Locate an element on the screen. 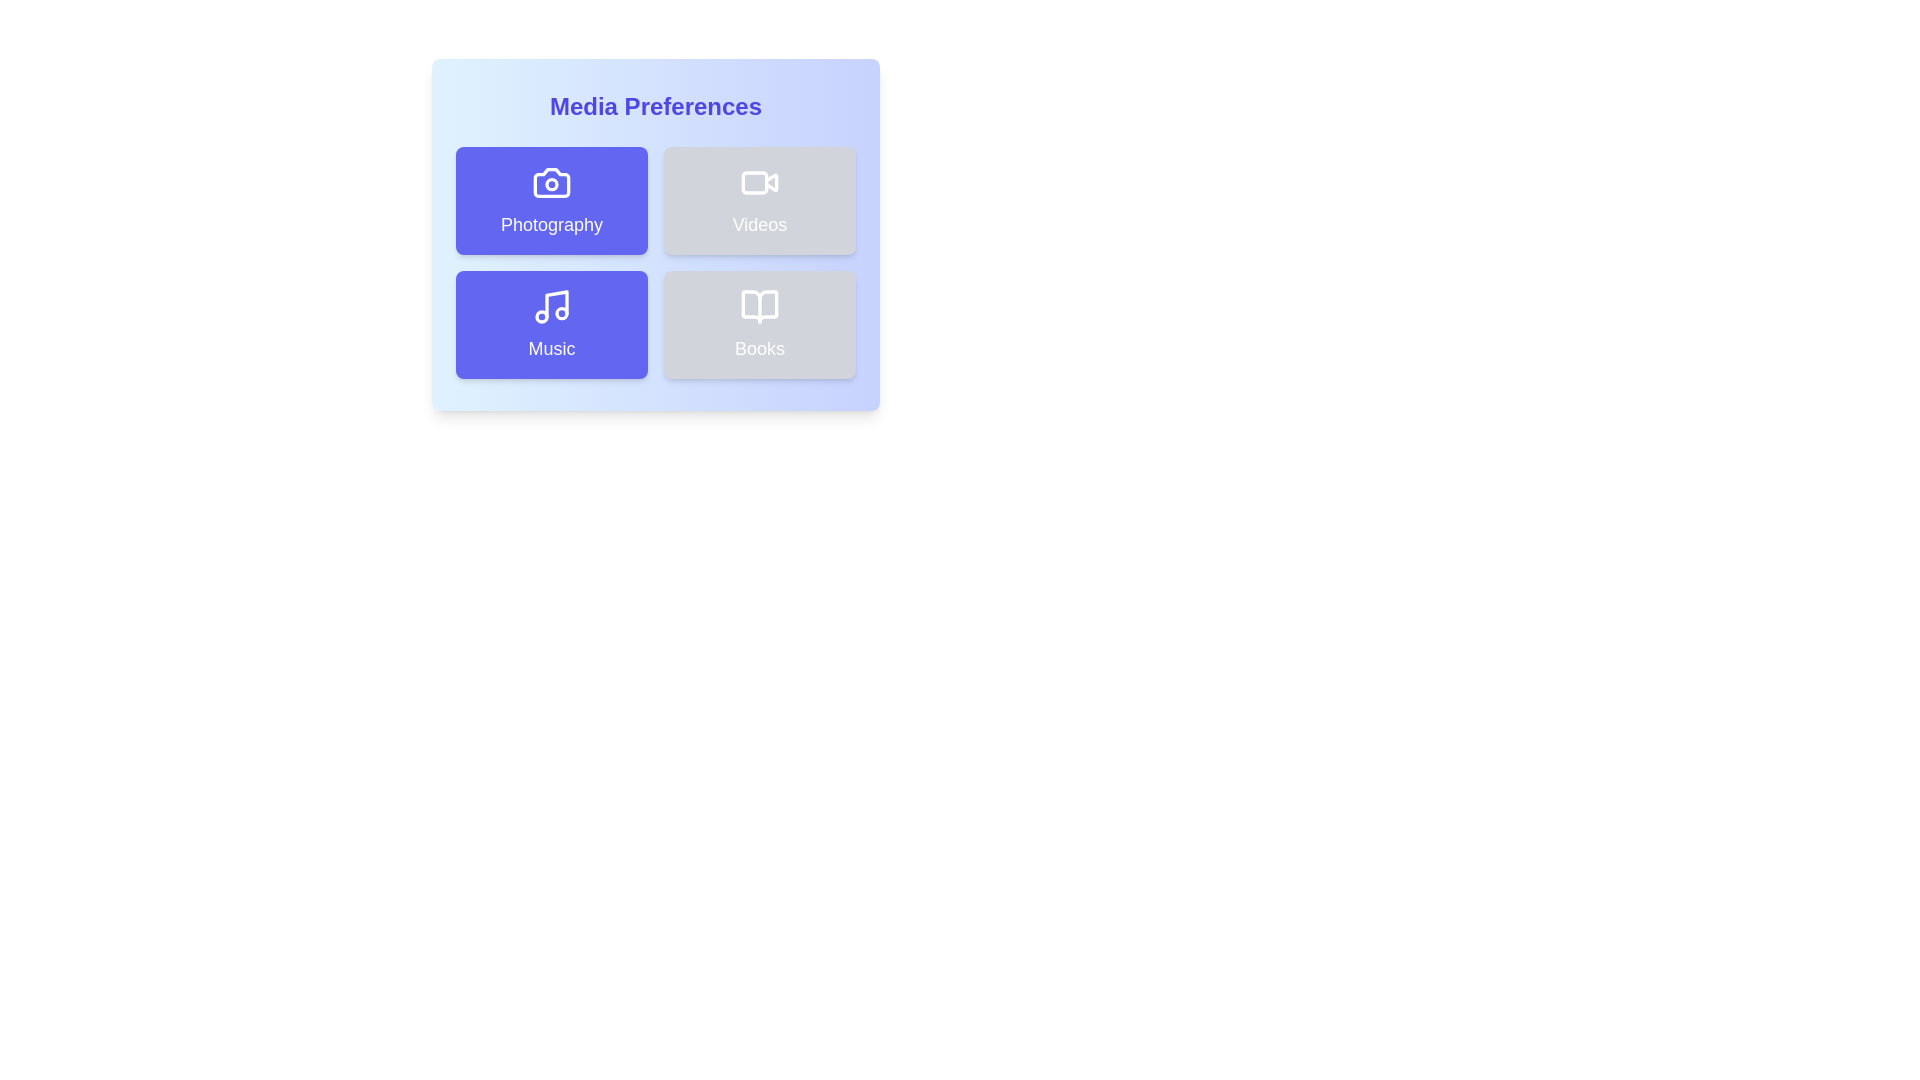 This screenshot has width=1920, height=1080. the Videos button to observe visual feedback is located at coordinates (758, 200).